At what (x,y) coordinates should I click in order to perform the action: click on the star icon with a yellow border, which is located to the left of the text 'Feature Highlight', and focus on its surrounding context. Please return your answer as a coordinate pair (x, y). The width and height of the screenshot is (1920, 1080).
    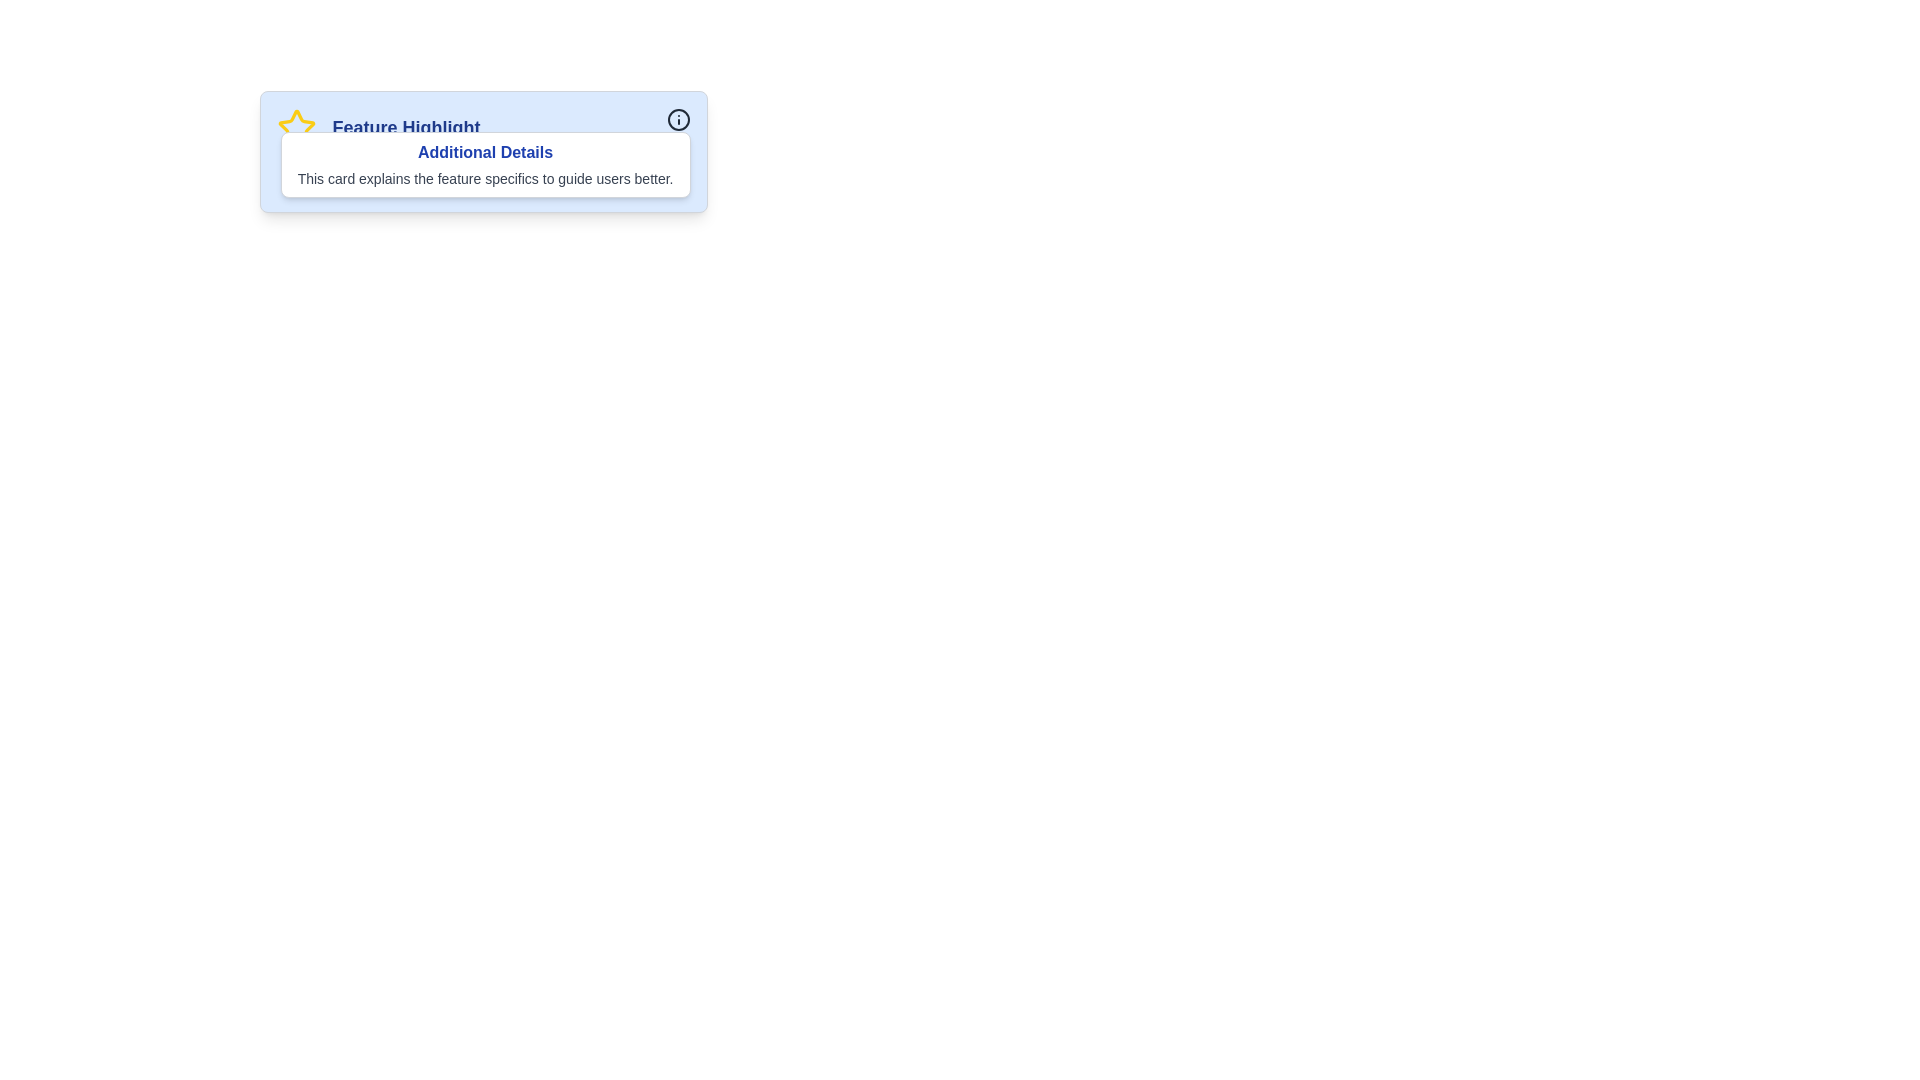
    Looking at the image, I should click on (295, 127).